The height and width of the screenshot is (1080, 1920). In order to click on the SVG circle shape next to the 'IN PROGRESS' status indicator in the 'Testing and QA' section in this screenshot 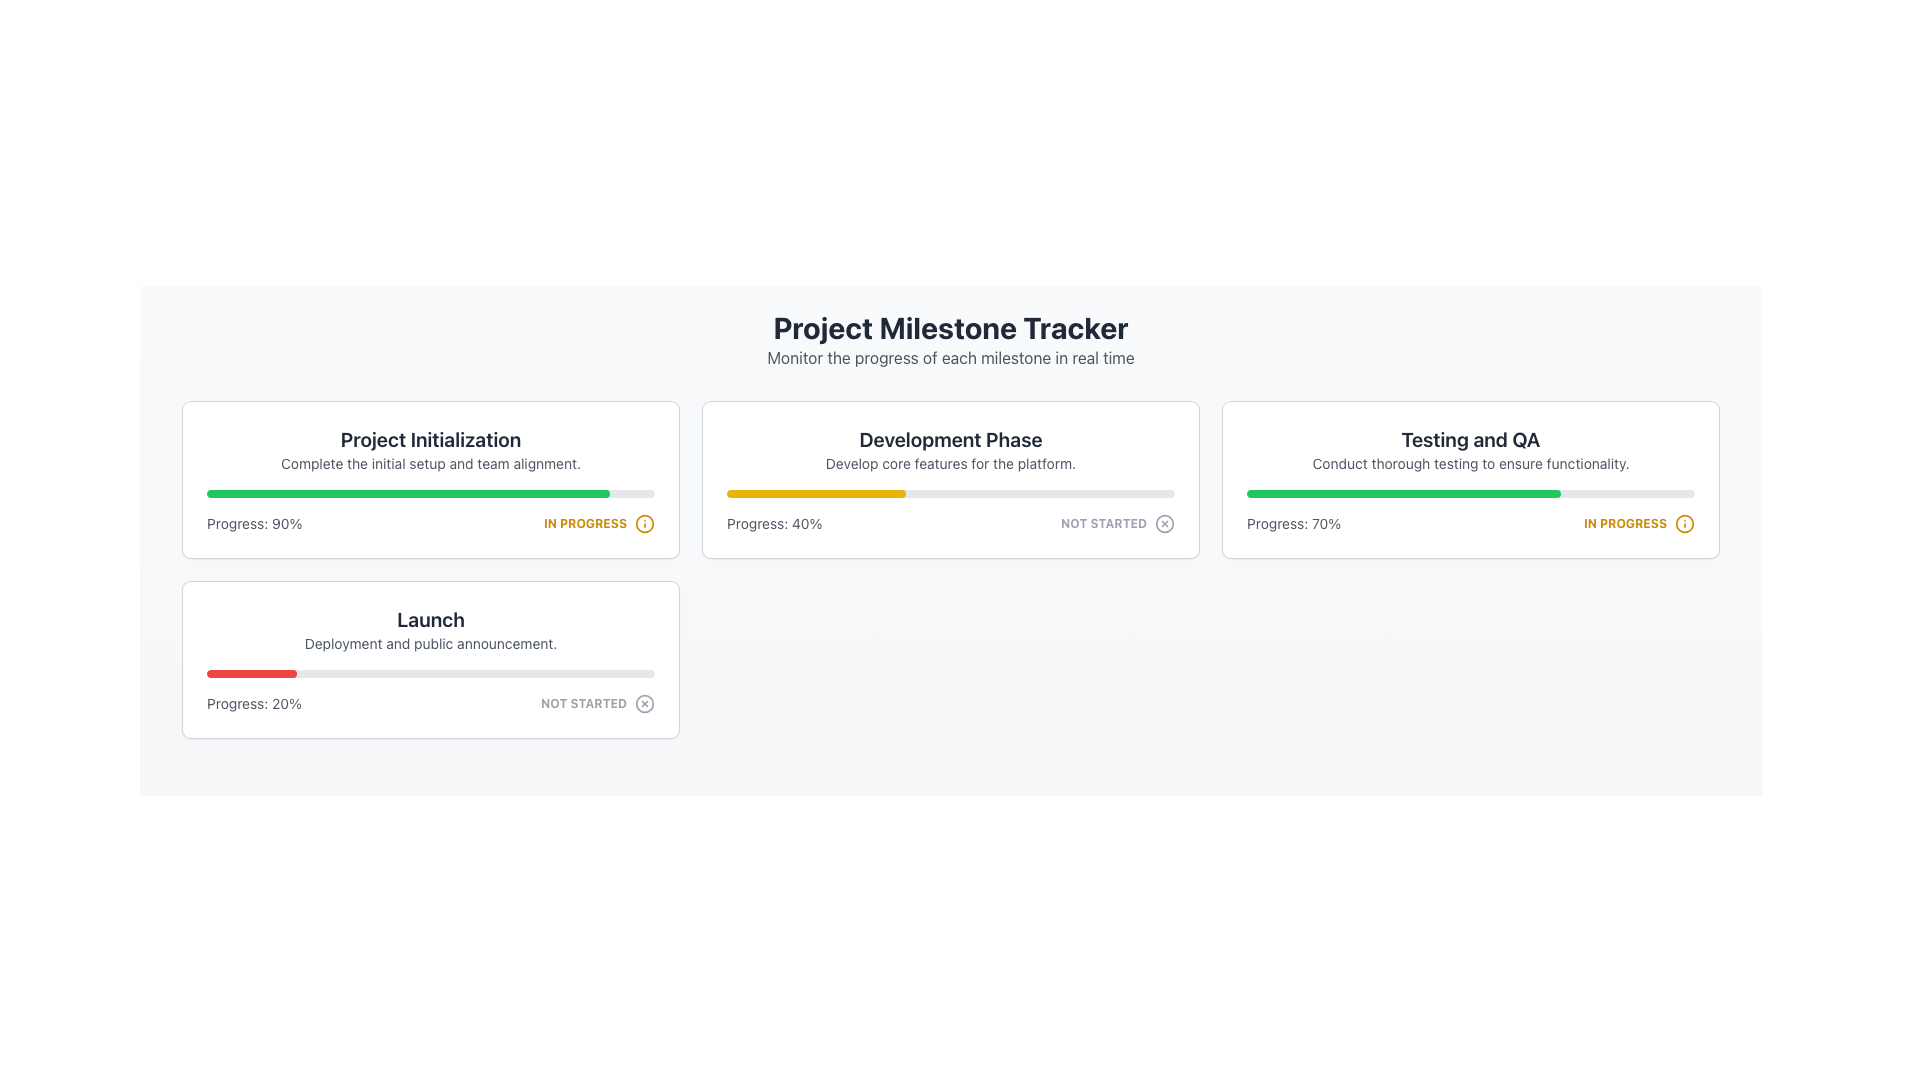, I will do `click(1683, 523)`.